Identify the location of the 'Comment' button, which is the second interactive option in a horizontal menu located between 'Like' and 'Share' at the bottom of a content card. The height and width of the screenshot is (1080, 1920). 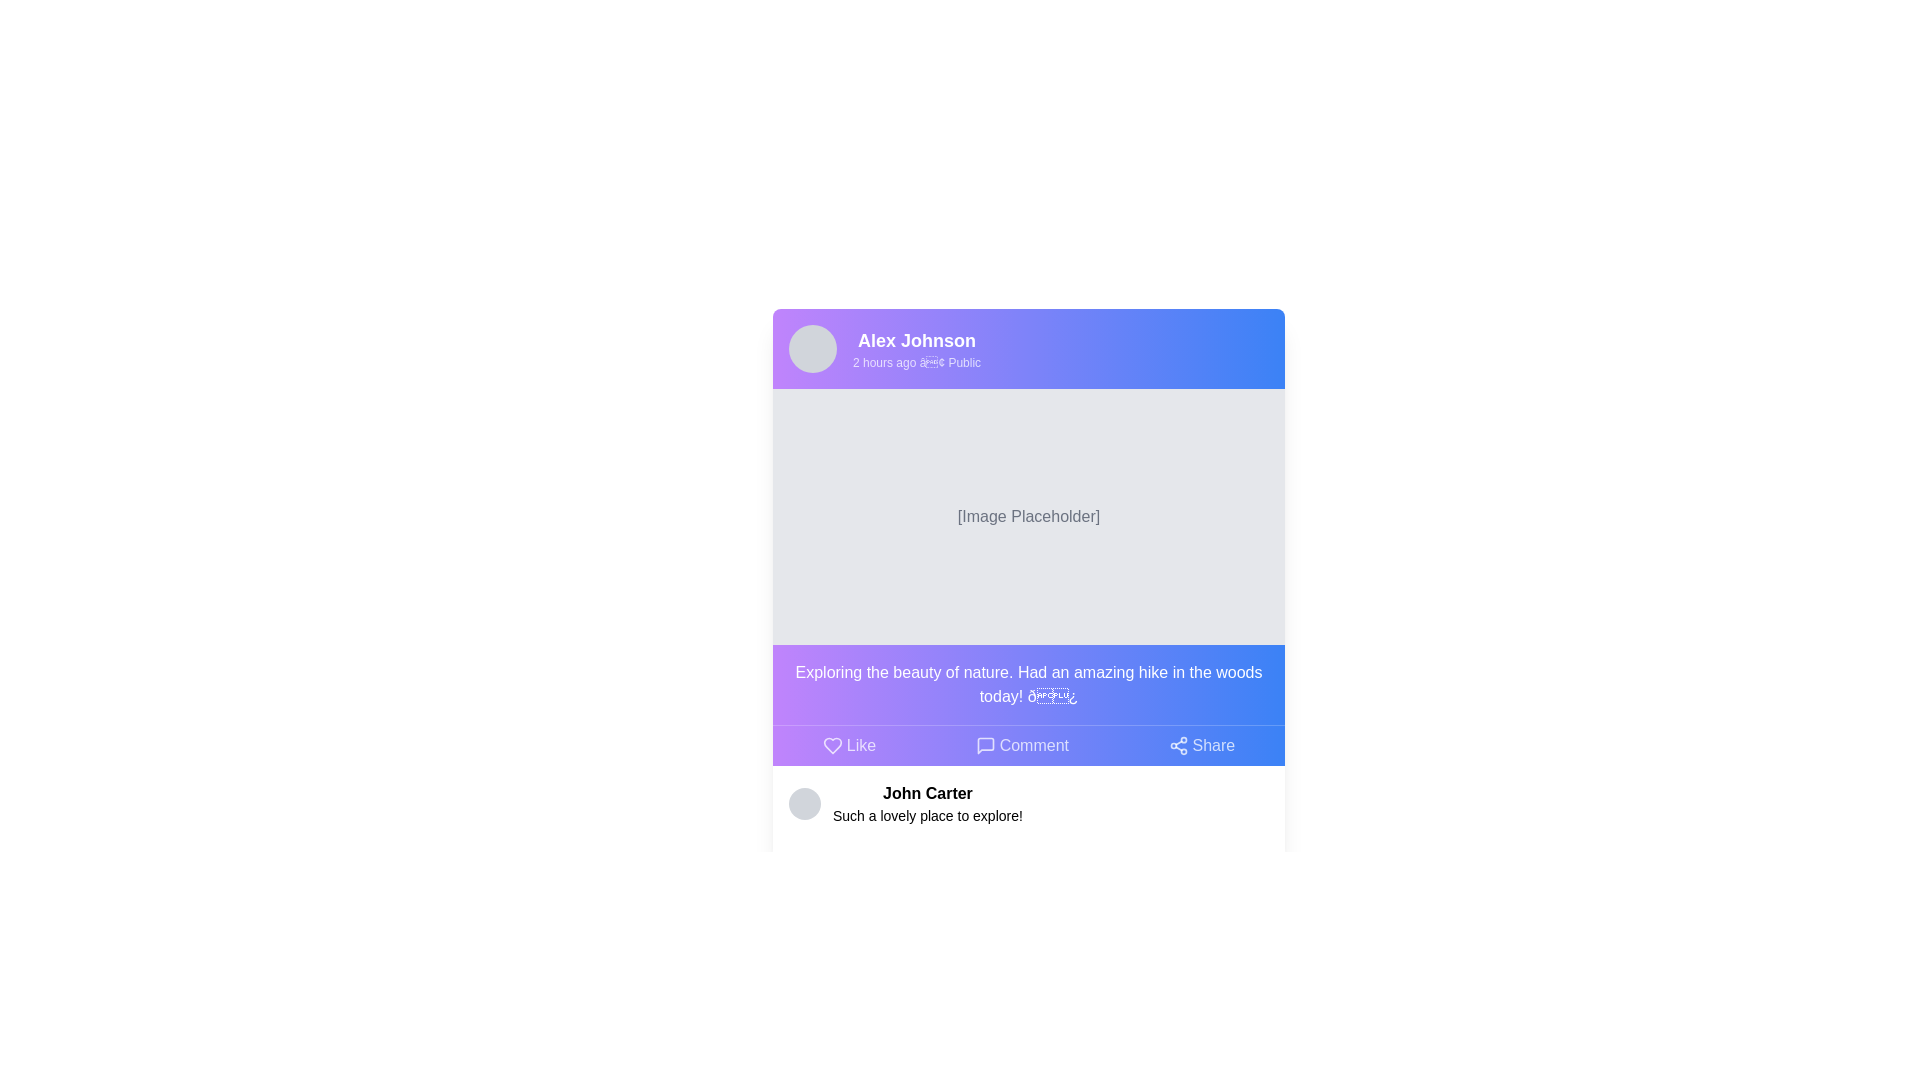
(1022, 745).